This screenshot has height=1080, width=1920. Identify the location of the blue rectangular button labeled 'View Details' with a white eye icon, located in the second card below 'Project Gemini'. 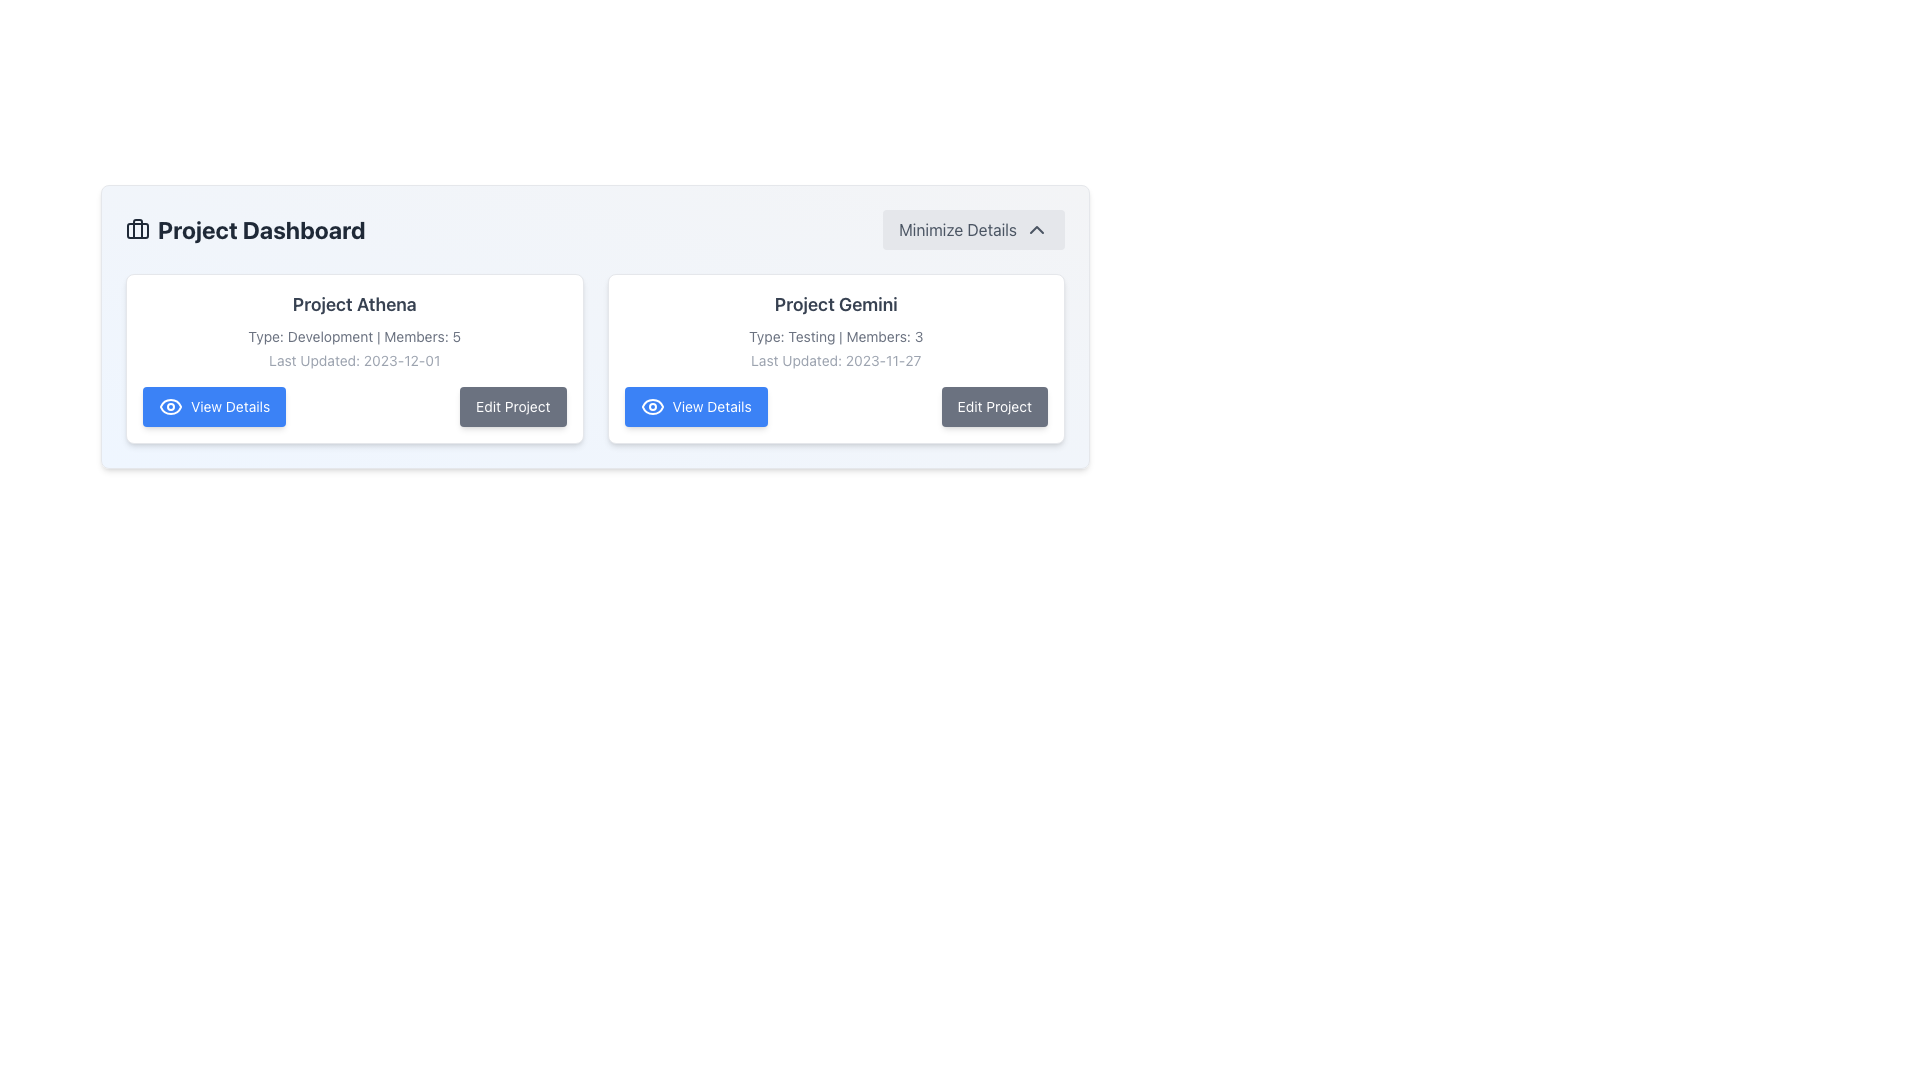
(696, 406).